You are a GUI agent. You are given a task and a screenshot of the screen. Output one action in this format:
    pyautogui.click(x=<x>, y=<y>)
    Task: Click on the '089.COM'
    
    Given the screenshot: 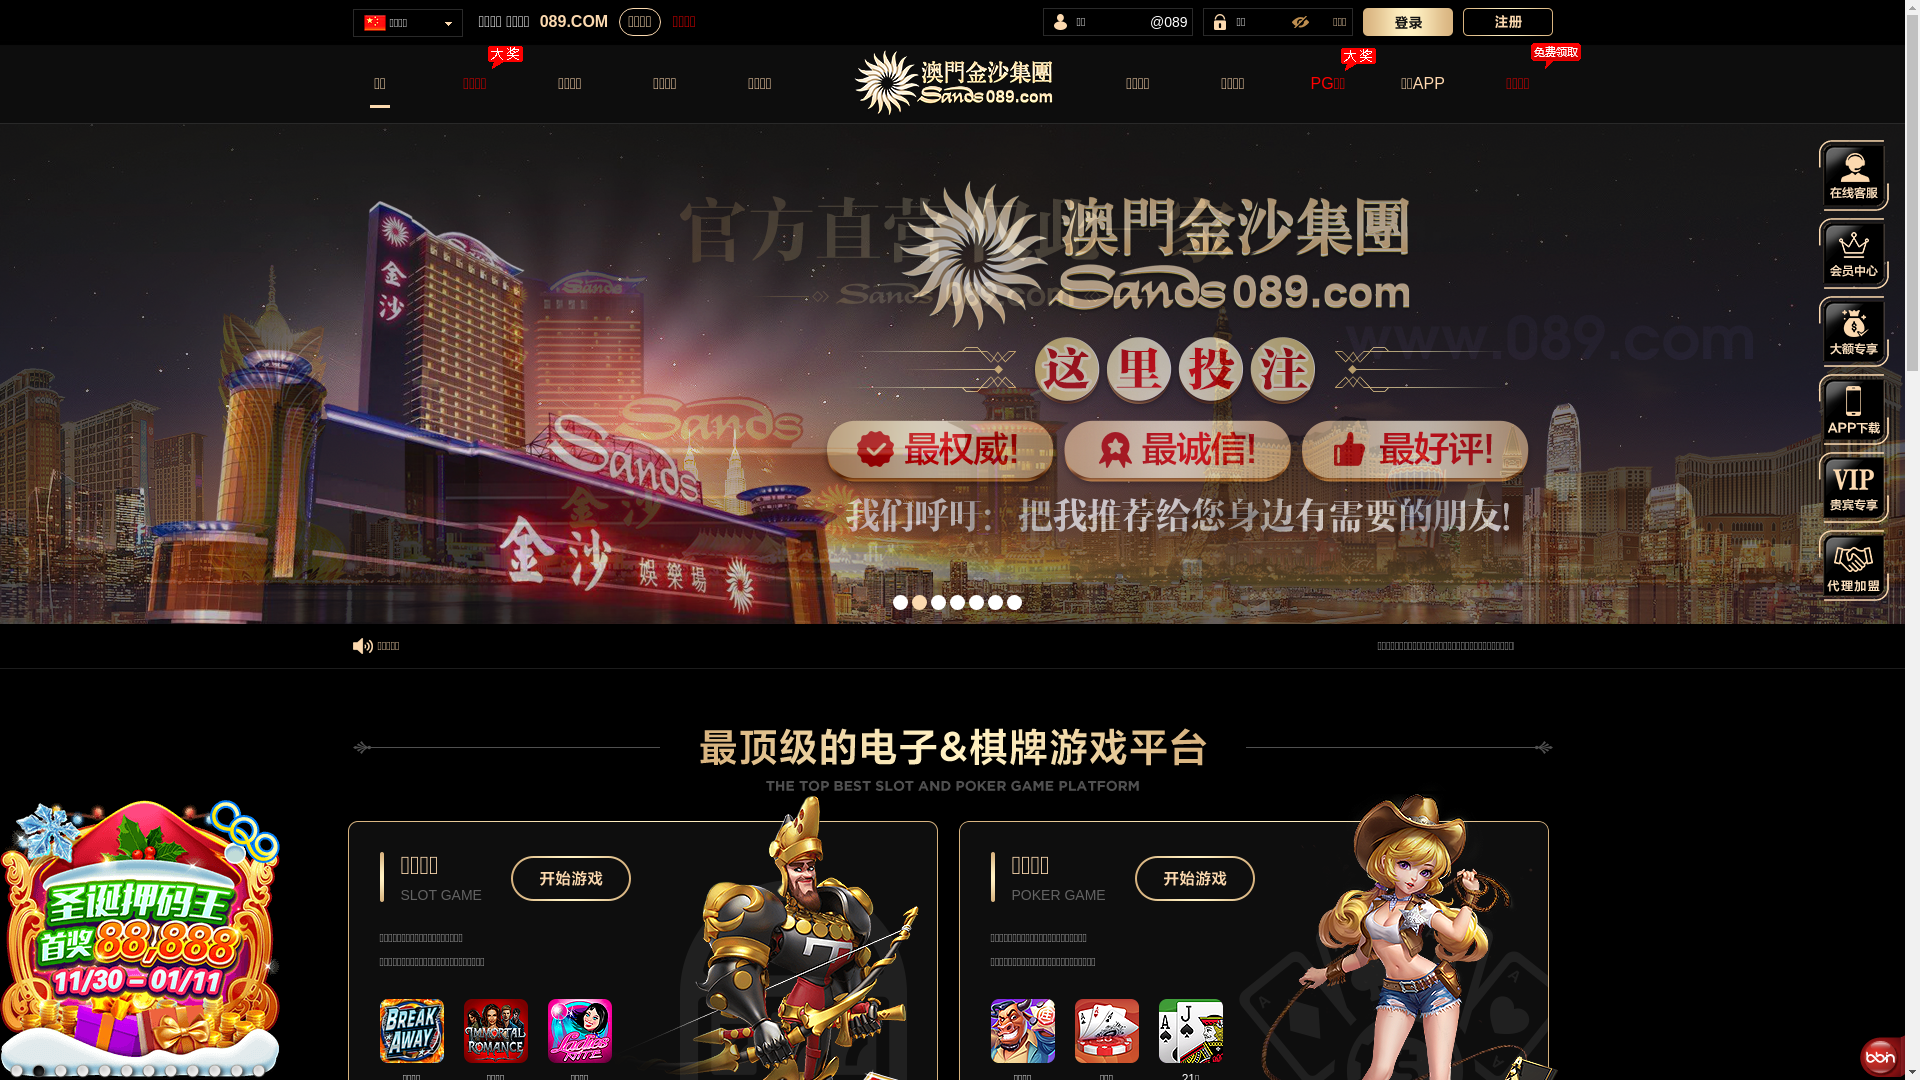 What is the action you would take?
    pyautogui.click(x=573, y=22)
    